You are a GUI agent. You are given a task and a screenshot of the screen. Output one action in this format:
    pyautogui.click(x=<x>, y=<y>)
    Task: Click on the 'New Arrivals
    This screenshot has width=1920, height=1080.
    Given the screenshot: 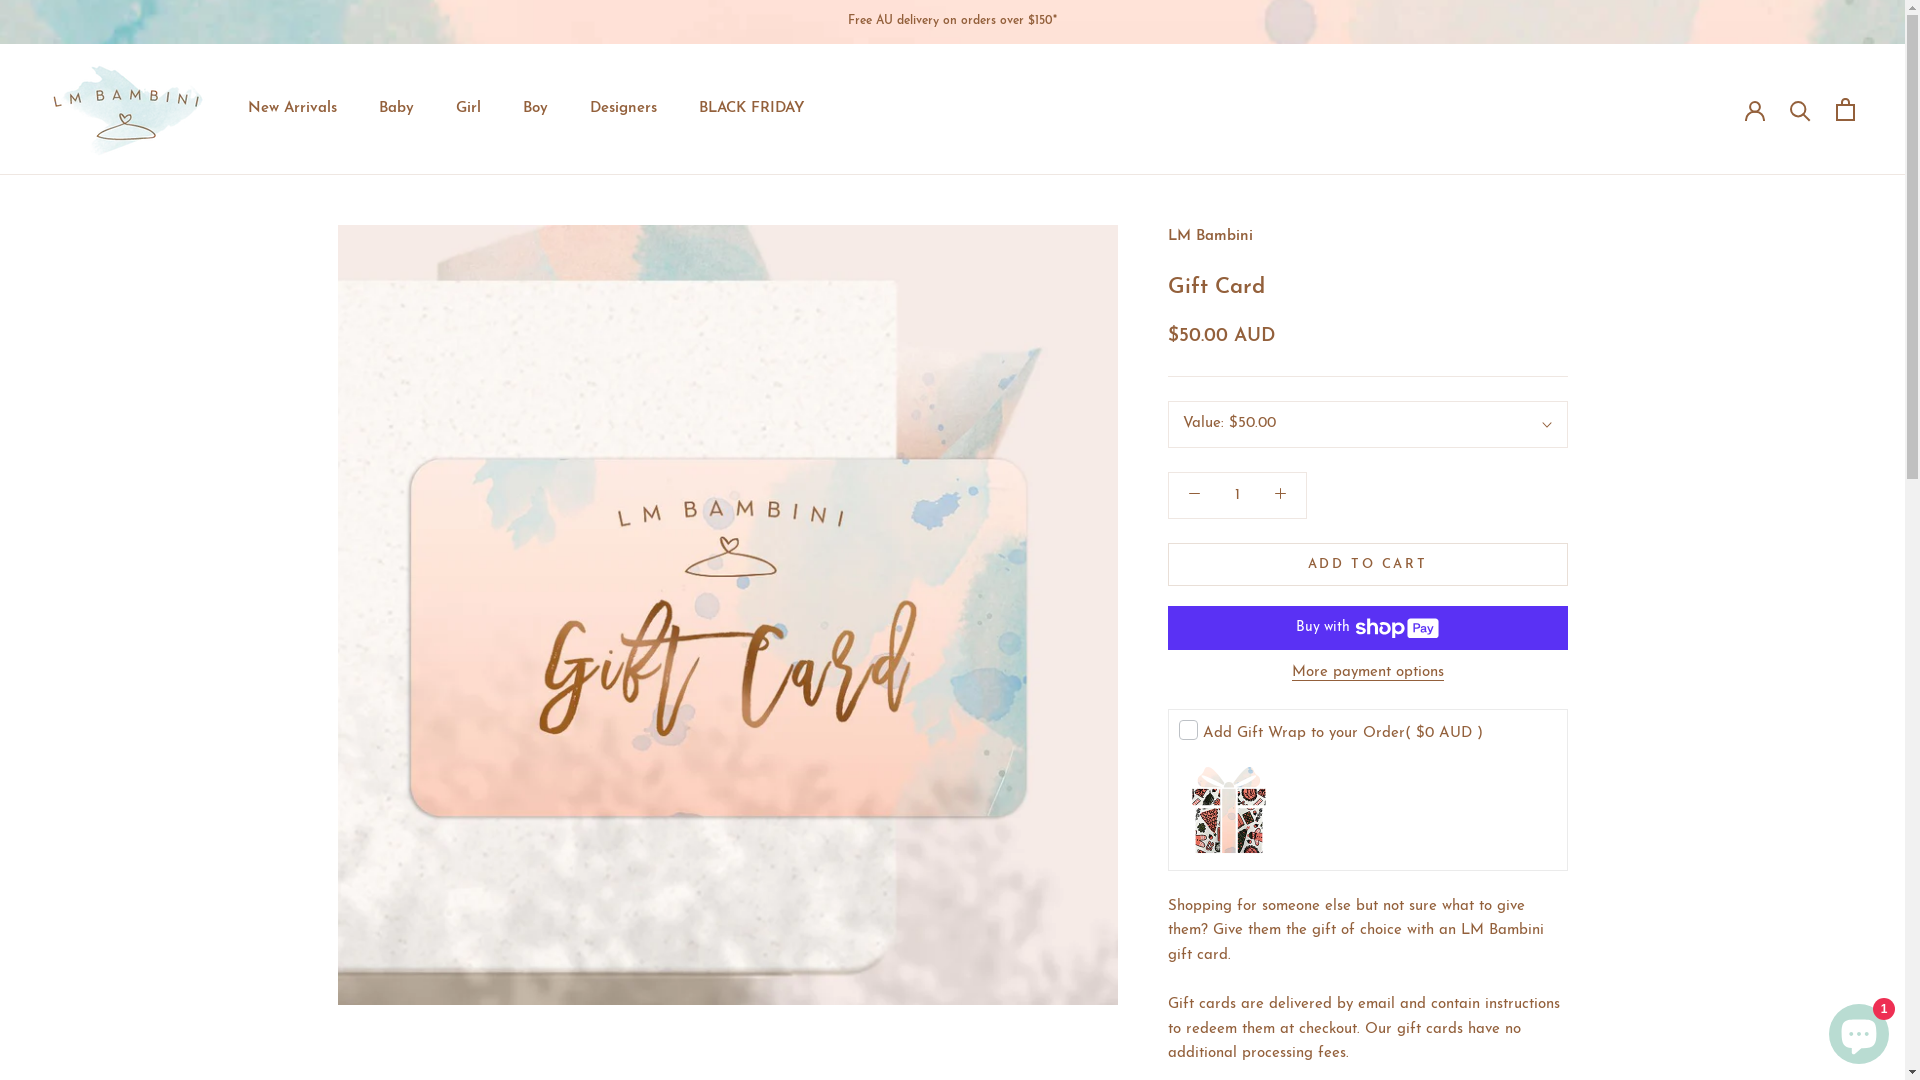 What is the action you would take?
    pyautogui.click(x=291, y=108)
    